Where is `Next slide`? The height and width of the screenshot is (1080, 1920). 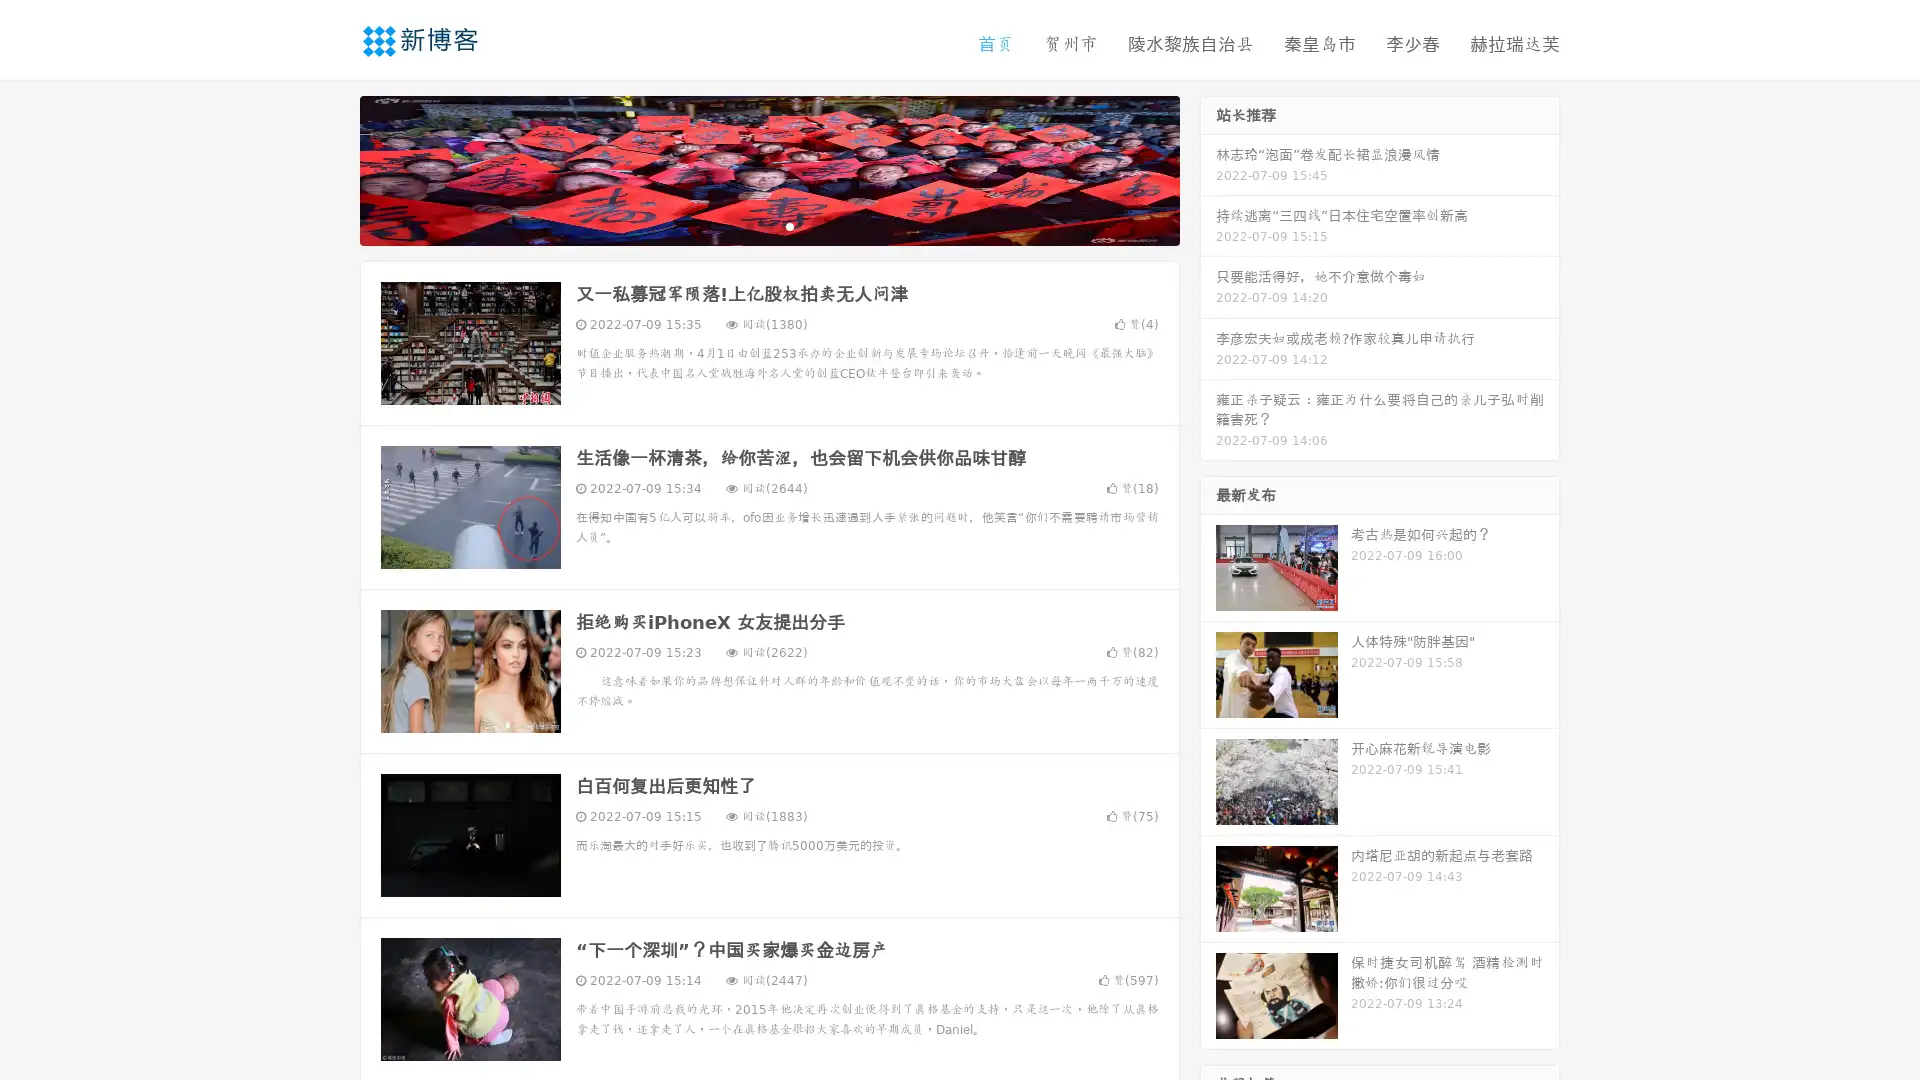 Next slide is located at coordinates (1208, 168).